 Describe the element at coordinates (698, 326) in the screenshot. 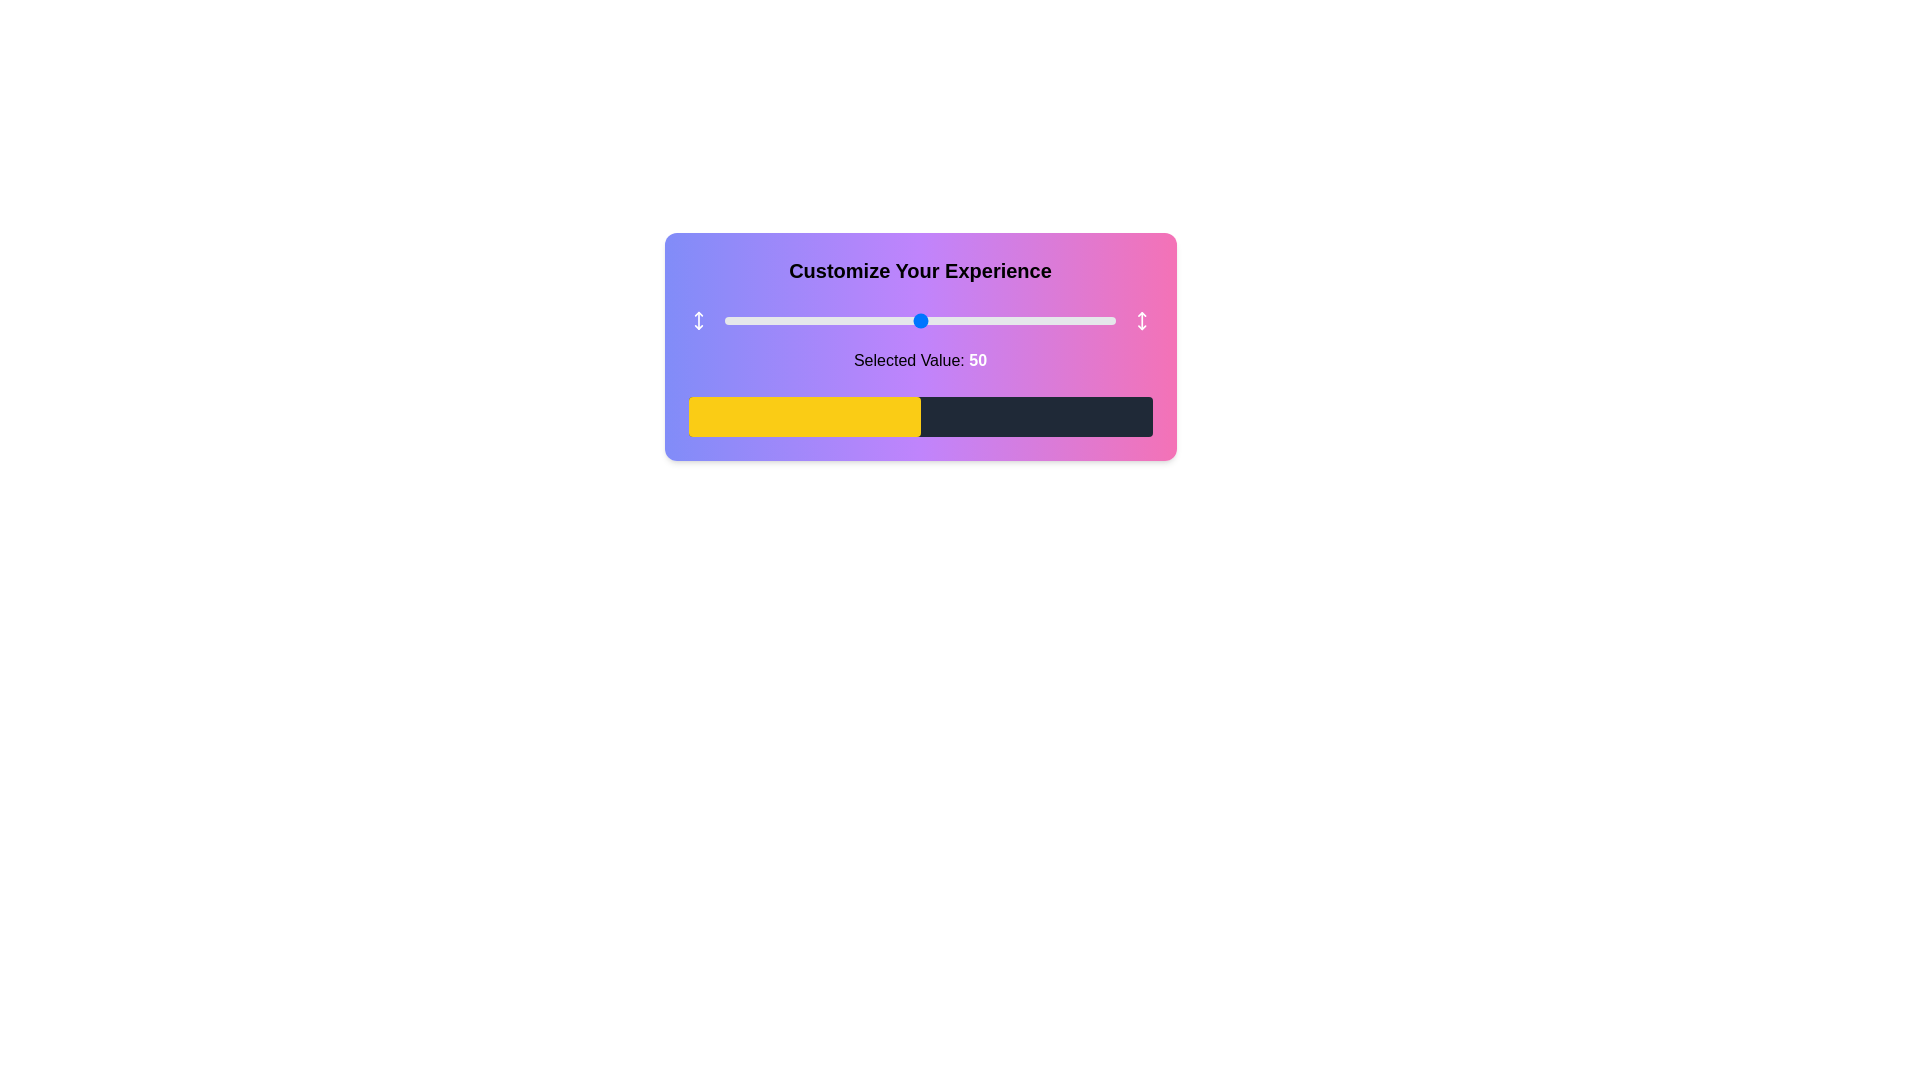

I see `the down arrow icon to indicate direction` at that location.